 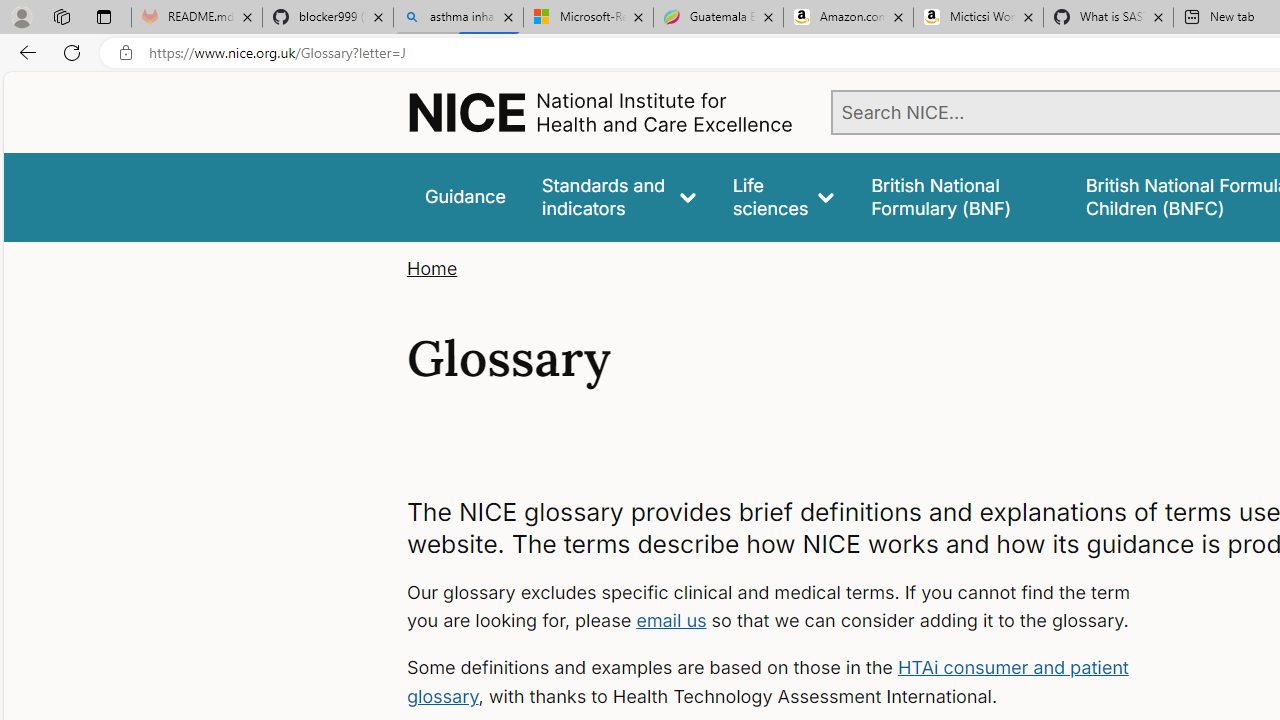 I want to click on 'Guidance', so click(x=463, y=197).